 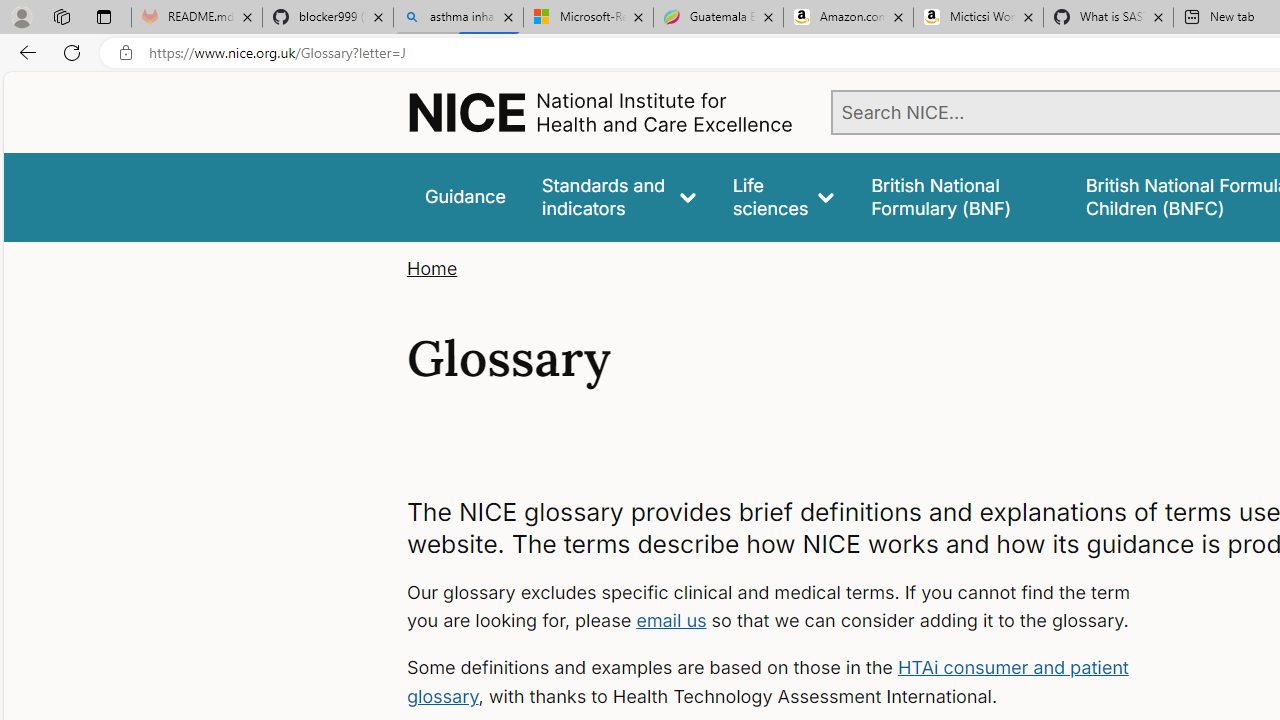 I want to click on 'Guidance', so click(x=463, y=197).